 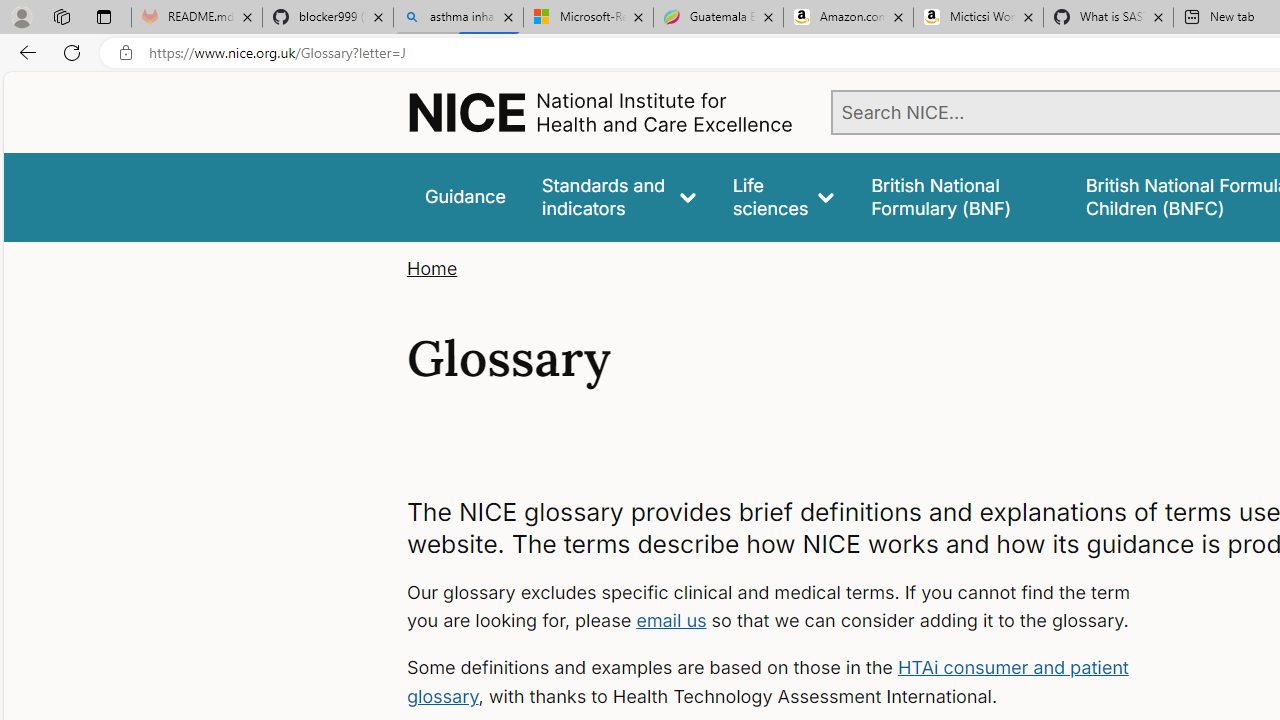 I want to click on 'Guidance', so click(x=463, y=197).